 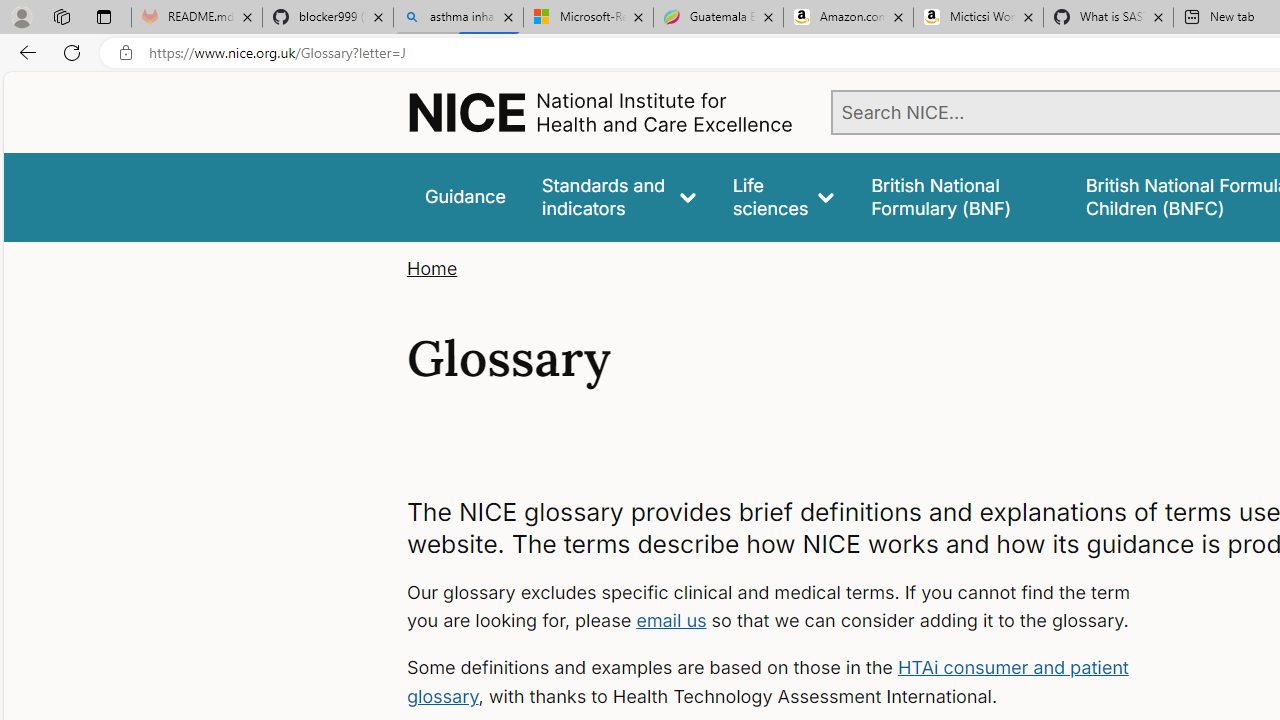 I want to click on 'Guidance', so click(x=463, y=197).